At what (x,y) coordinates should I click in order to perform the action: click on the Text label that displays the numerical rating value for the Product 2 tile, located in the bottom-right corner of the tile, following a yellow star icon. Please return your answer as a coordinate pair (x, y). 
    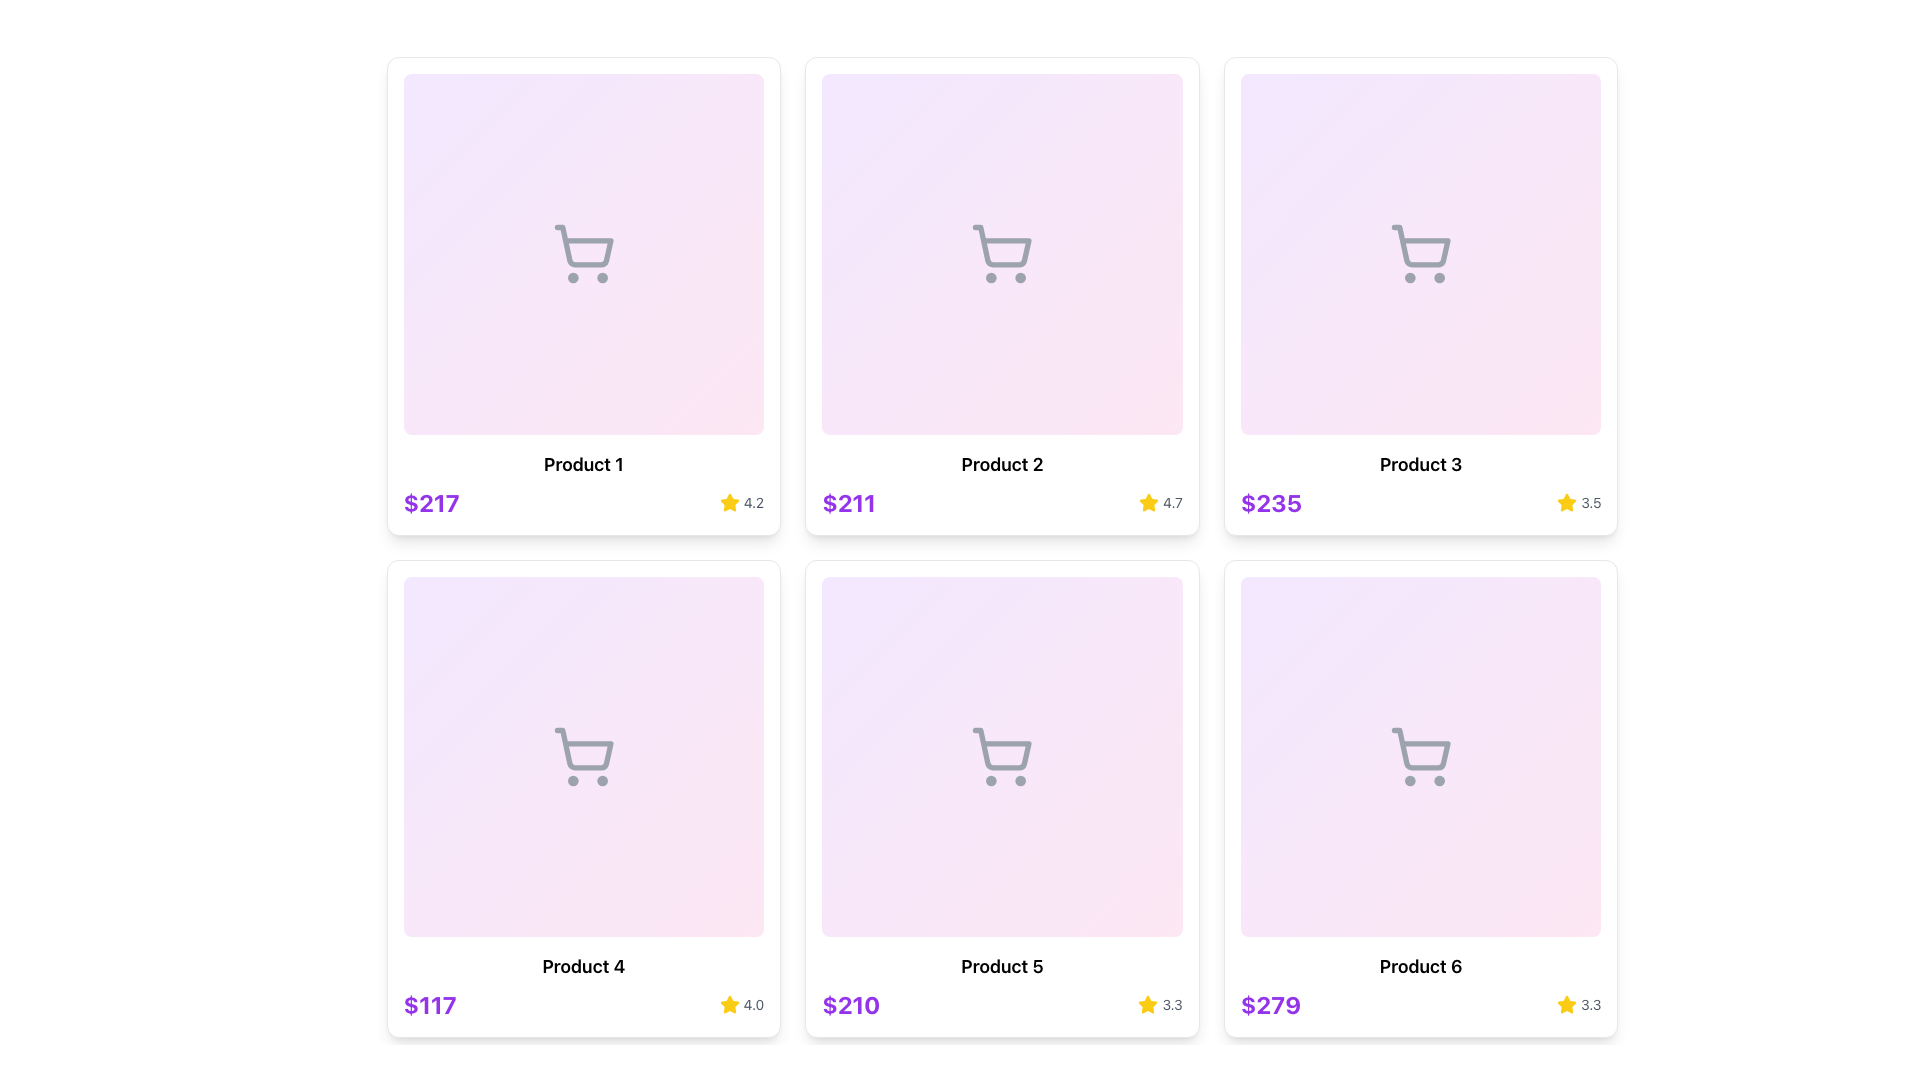
    Looking at the image, I should click on (1172, 501).